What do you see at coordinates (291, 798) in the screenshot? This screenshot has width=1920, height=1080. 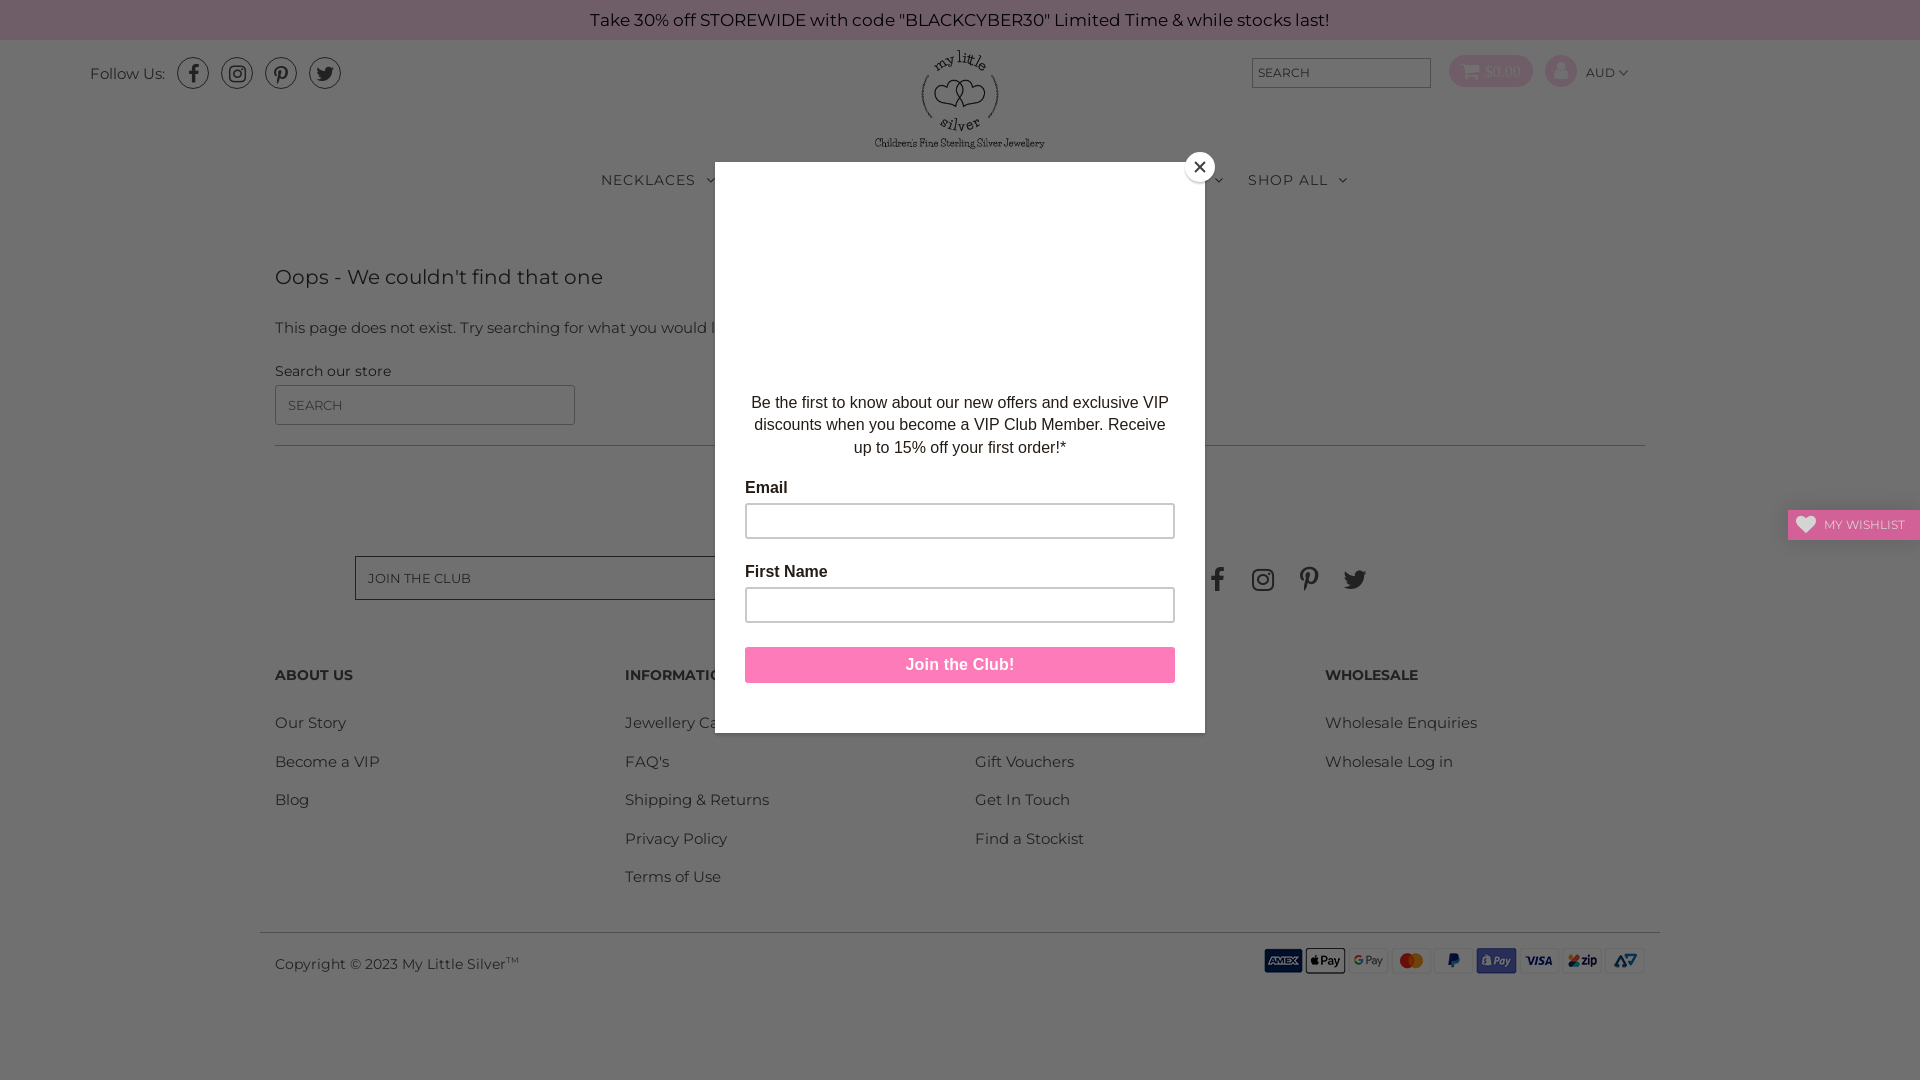 I see `'Blog'` at bounding box center [291, 798].